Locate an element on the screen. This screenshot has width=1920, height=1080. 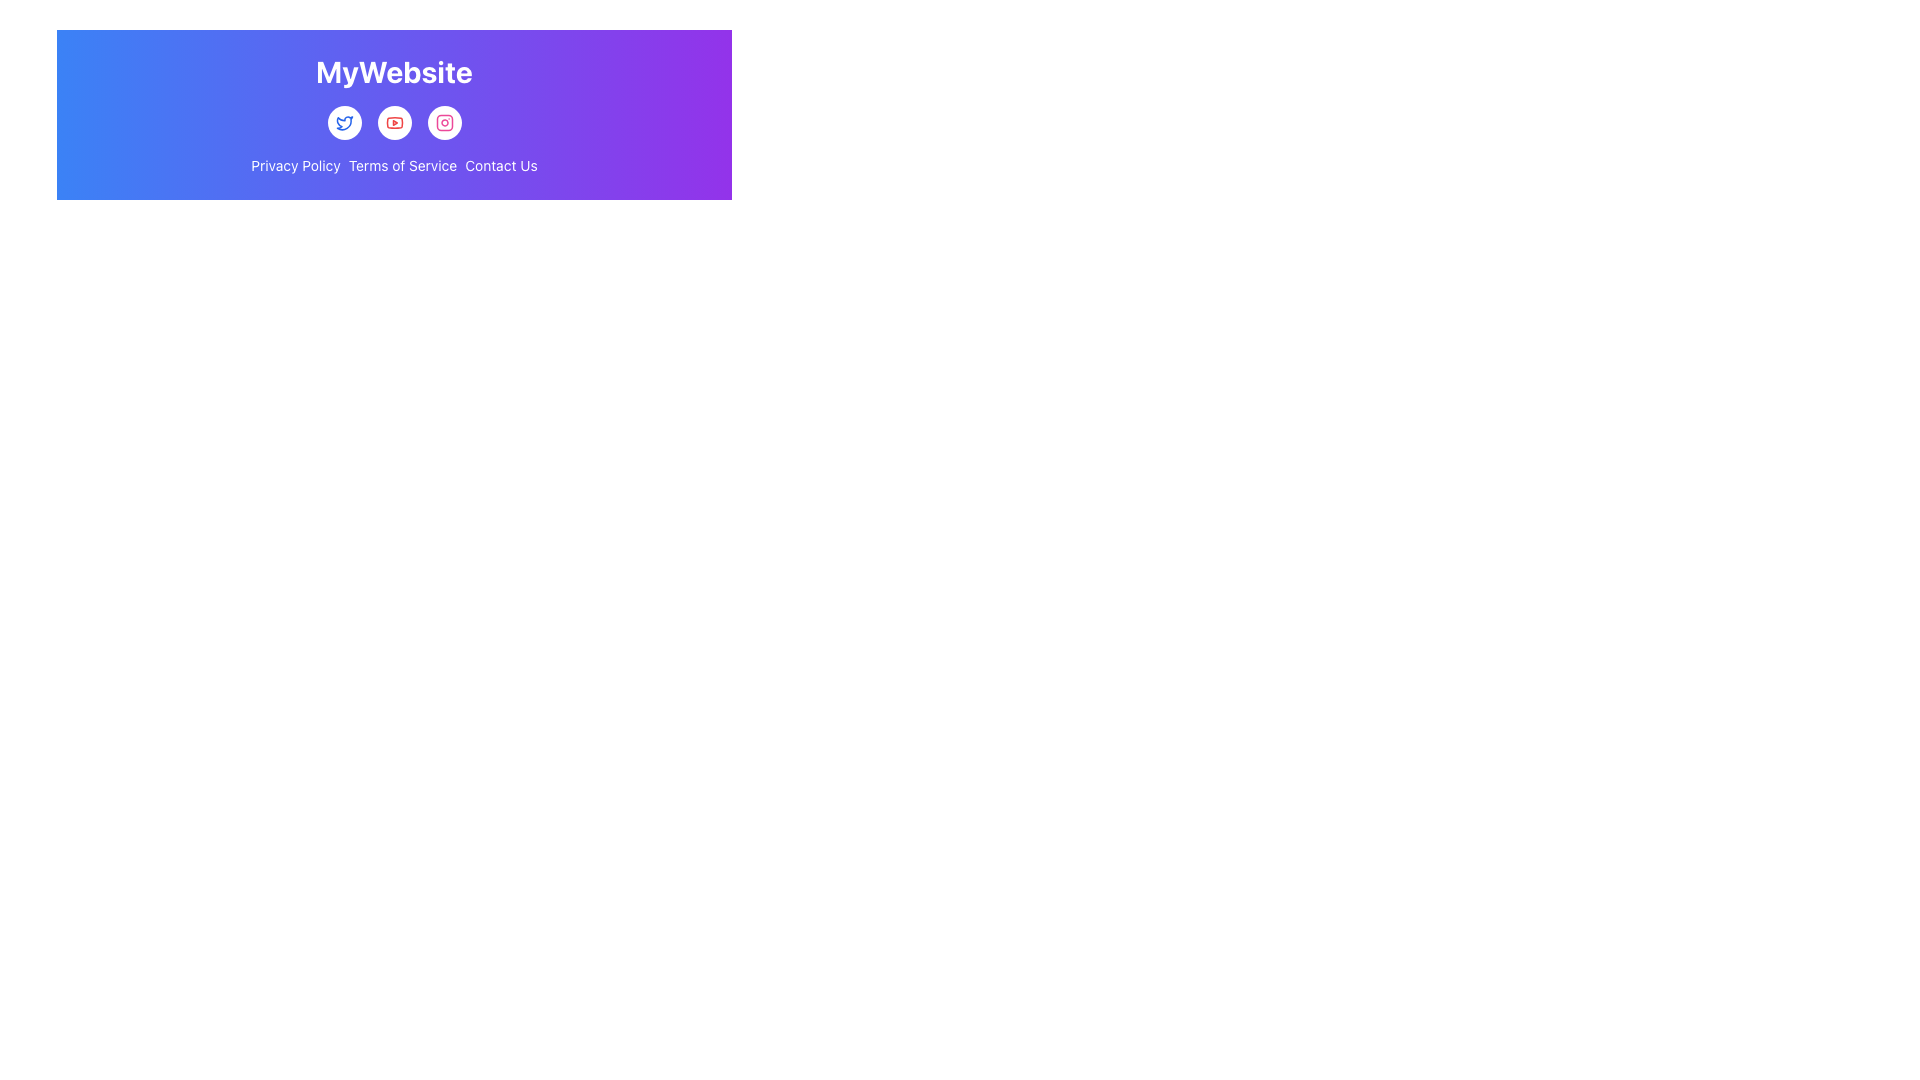
the Interactive button that links to YouTube, positioned between the Twitter button on the left and the Instagram button on the right is located at coordinates (394, 123).